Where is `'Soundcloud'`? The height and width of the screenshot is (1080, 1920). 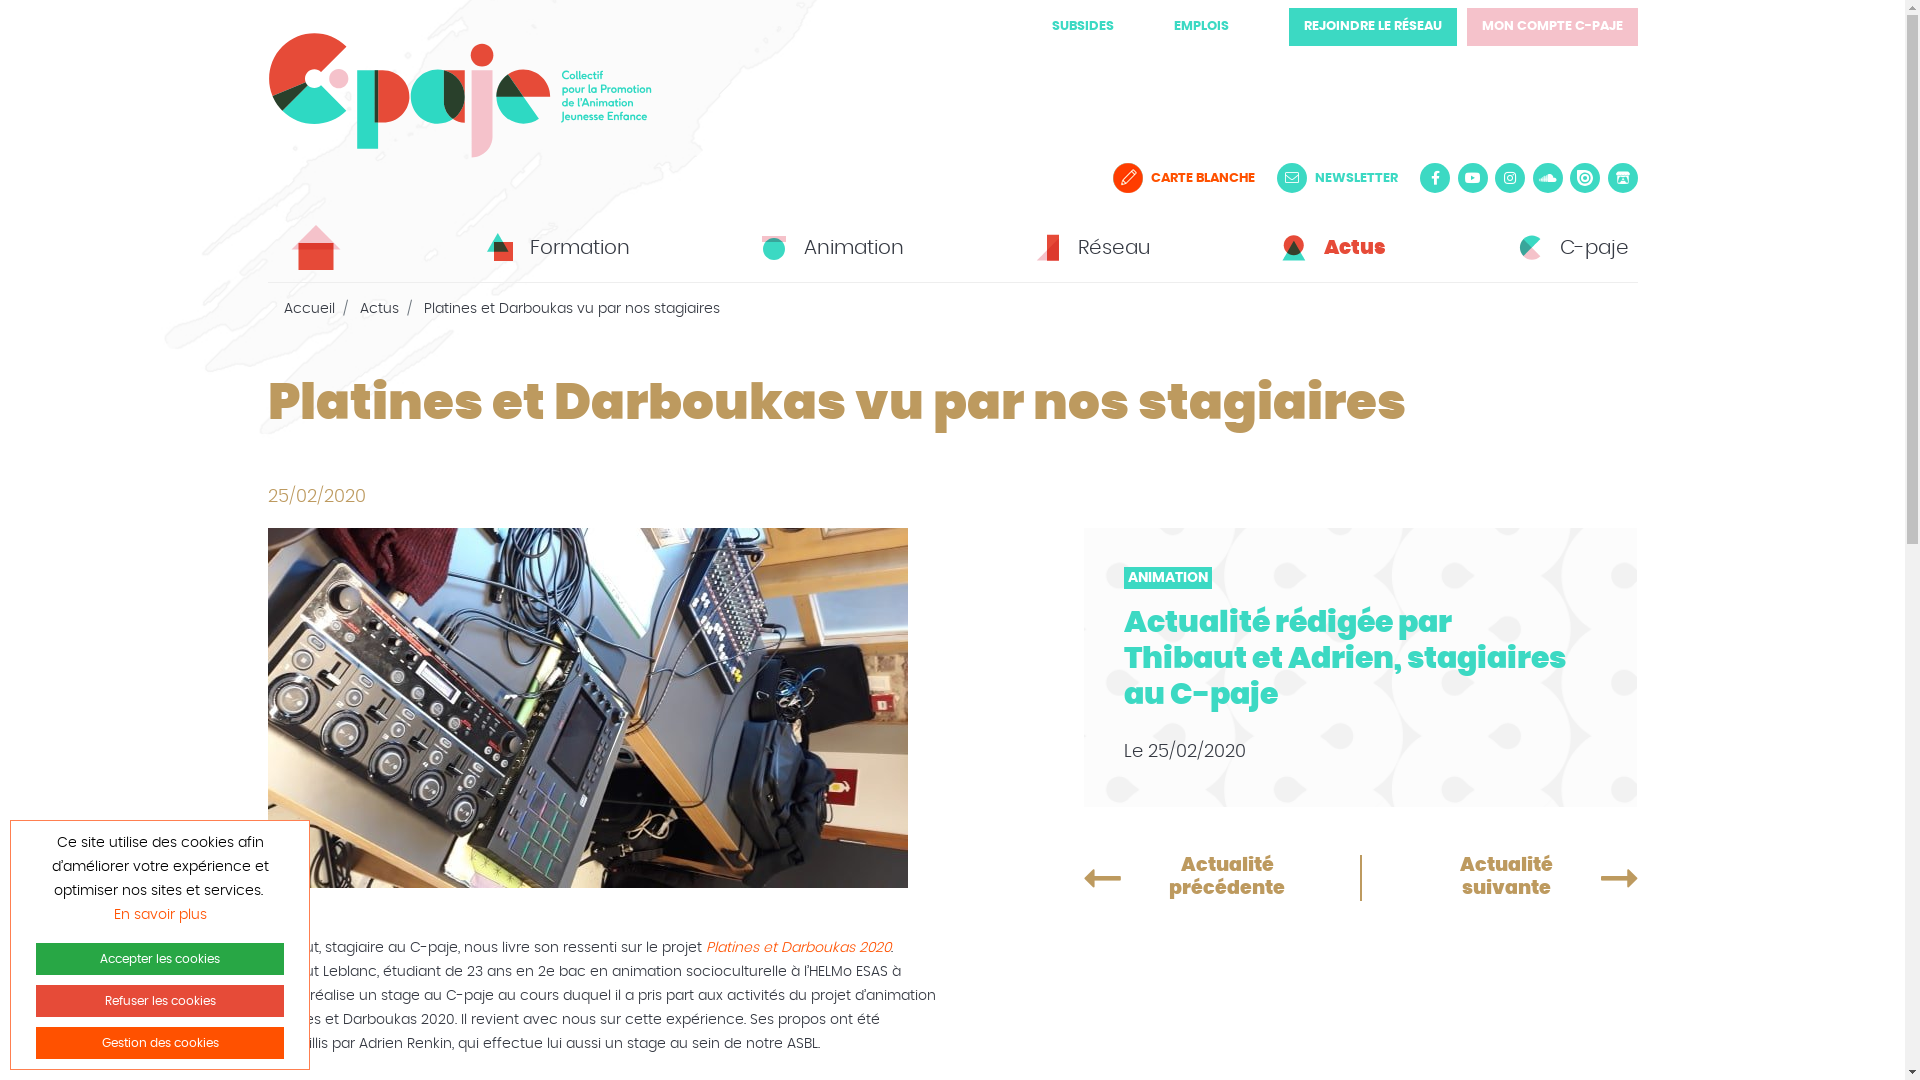 'Soundcloud' is located at coordinates (1530, 176).